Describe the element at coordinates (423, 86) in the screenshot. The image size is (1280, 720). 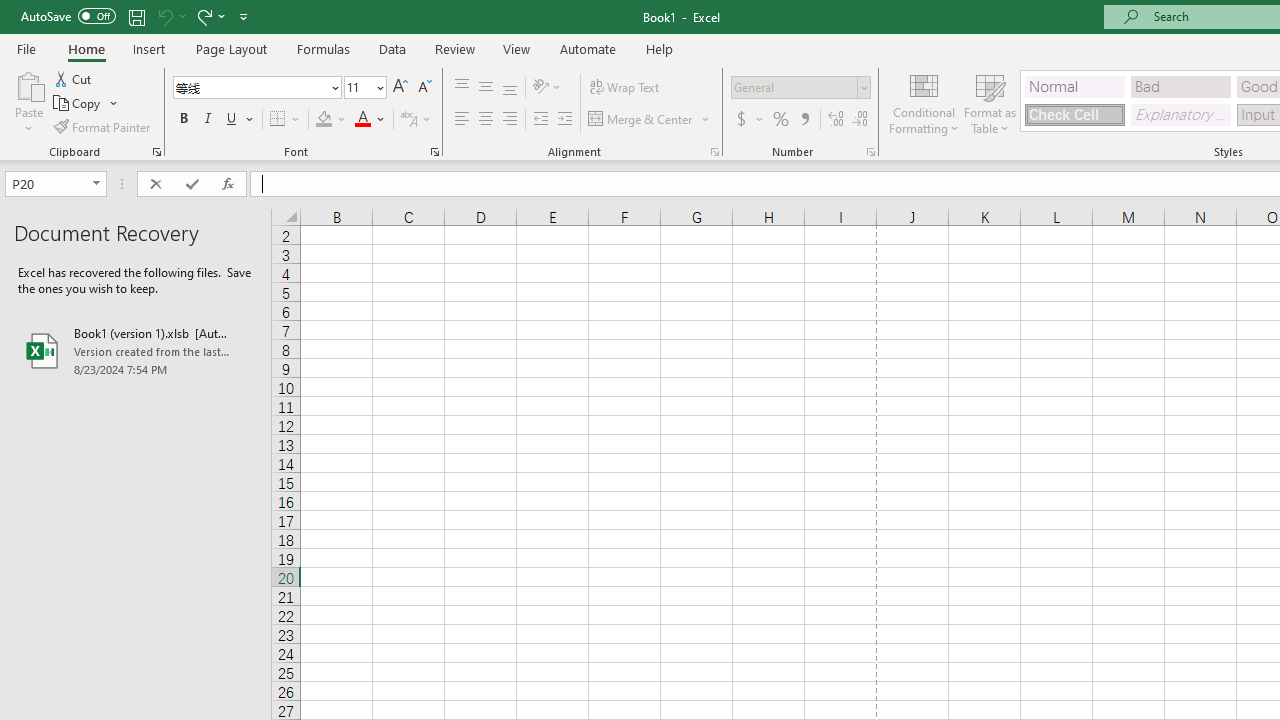
I see `'Decrease Font Size'` at that location.